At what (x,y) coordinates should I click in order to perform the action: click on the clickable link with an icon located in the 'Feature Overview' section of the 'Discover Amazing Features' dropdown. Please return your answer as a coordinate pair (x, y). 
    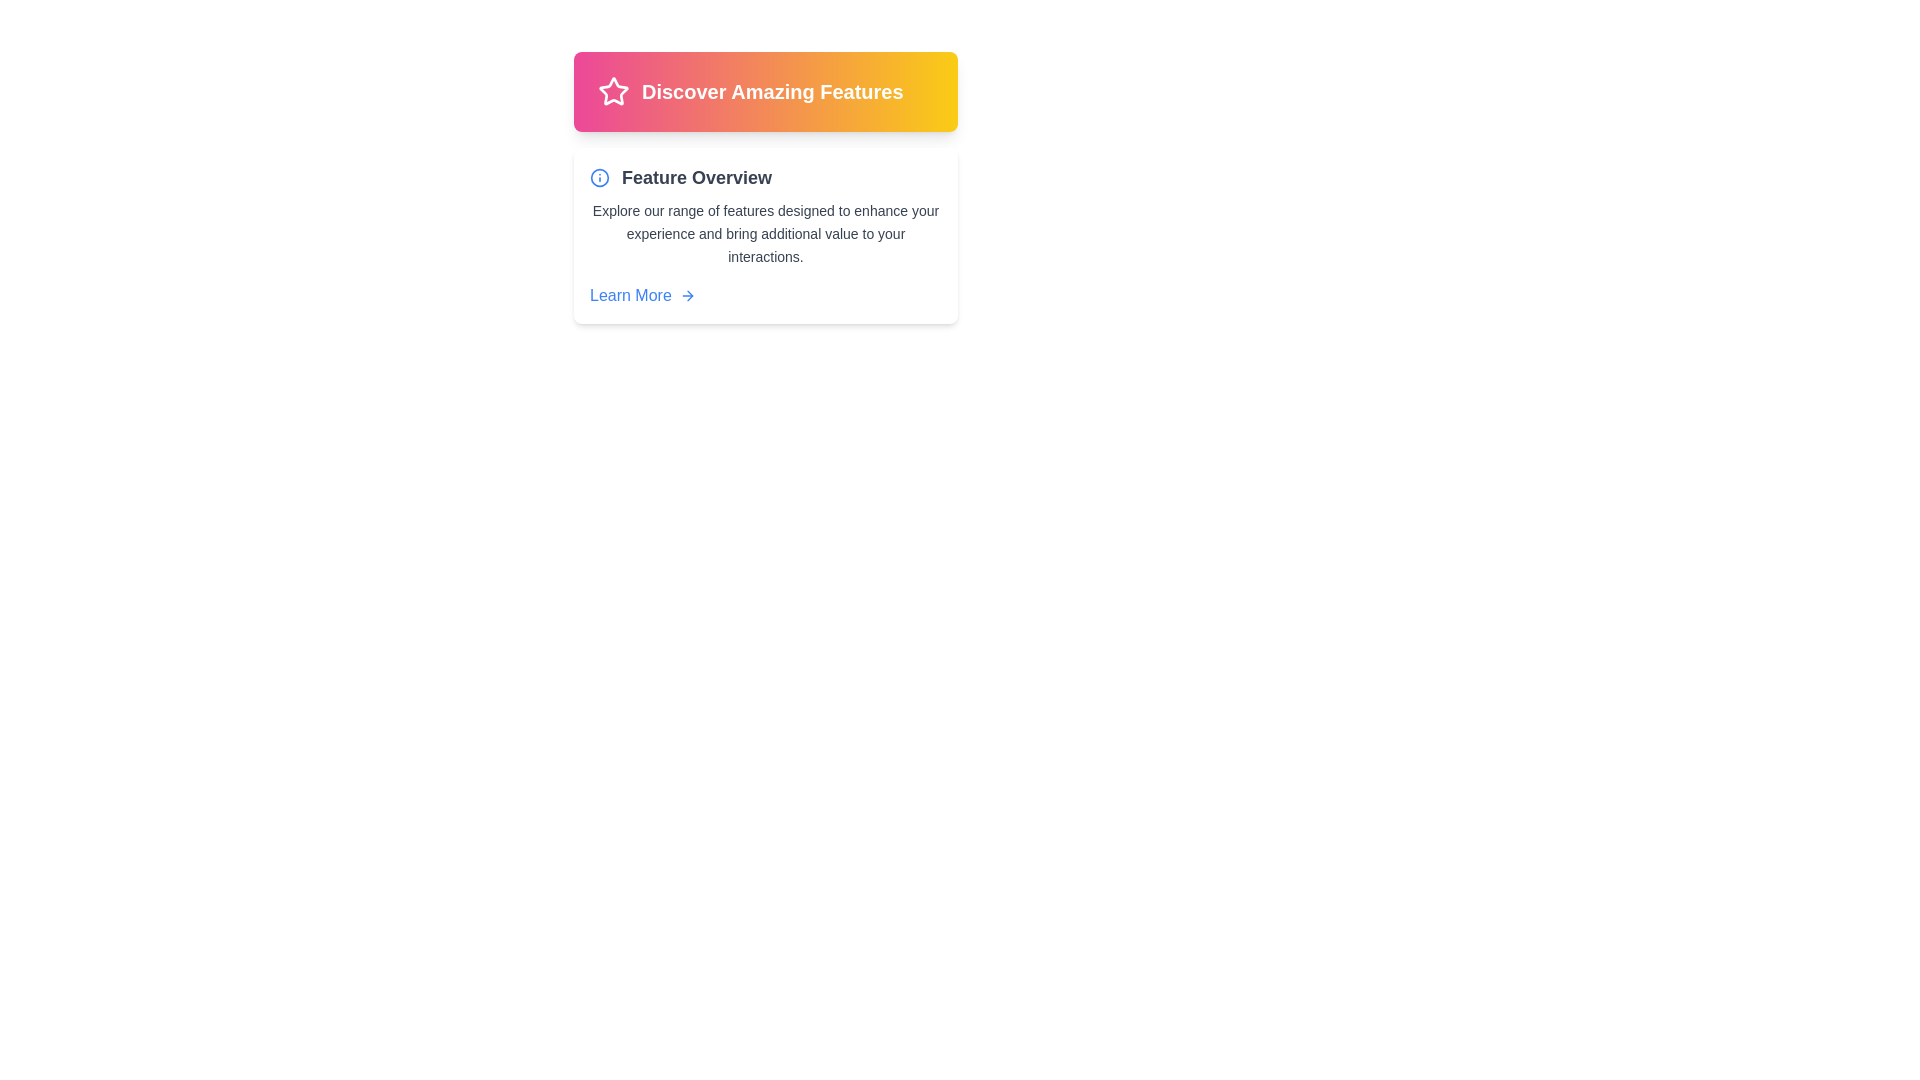
    Looking at the image, I should click on (642, 296).